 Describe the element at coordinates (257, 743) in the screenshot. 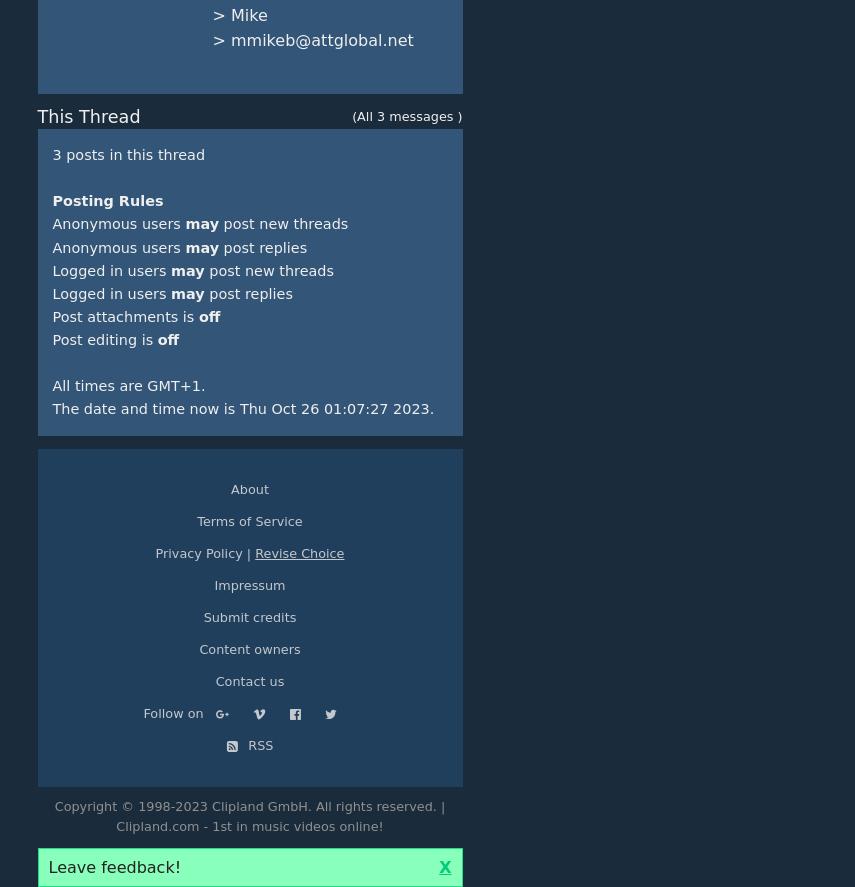

I see `'RSS'` at that location.